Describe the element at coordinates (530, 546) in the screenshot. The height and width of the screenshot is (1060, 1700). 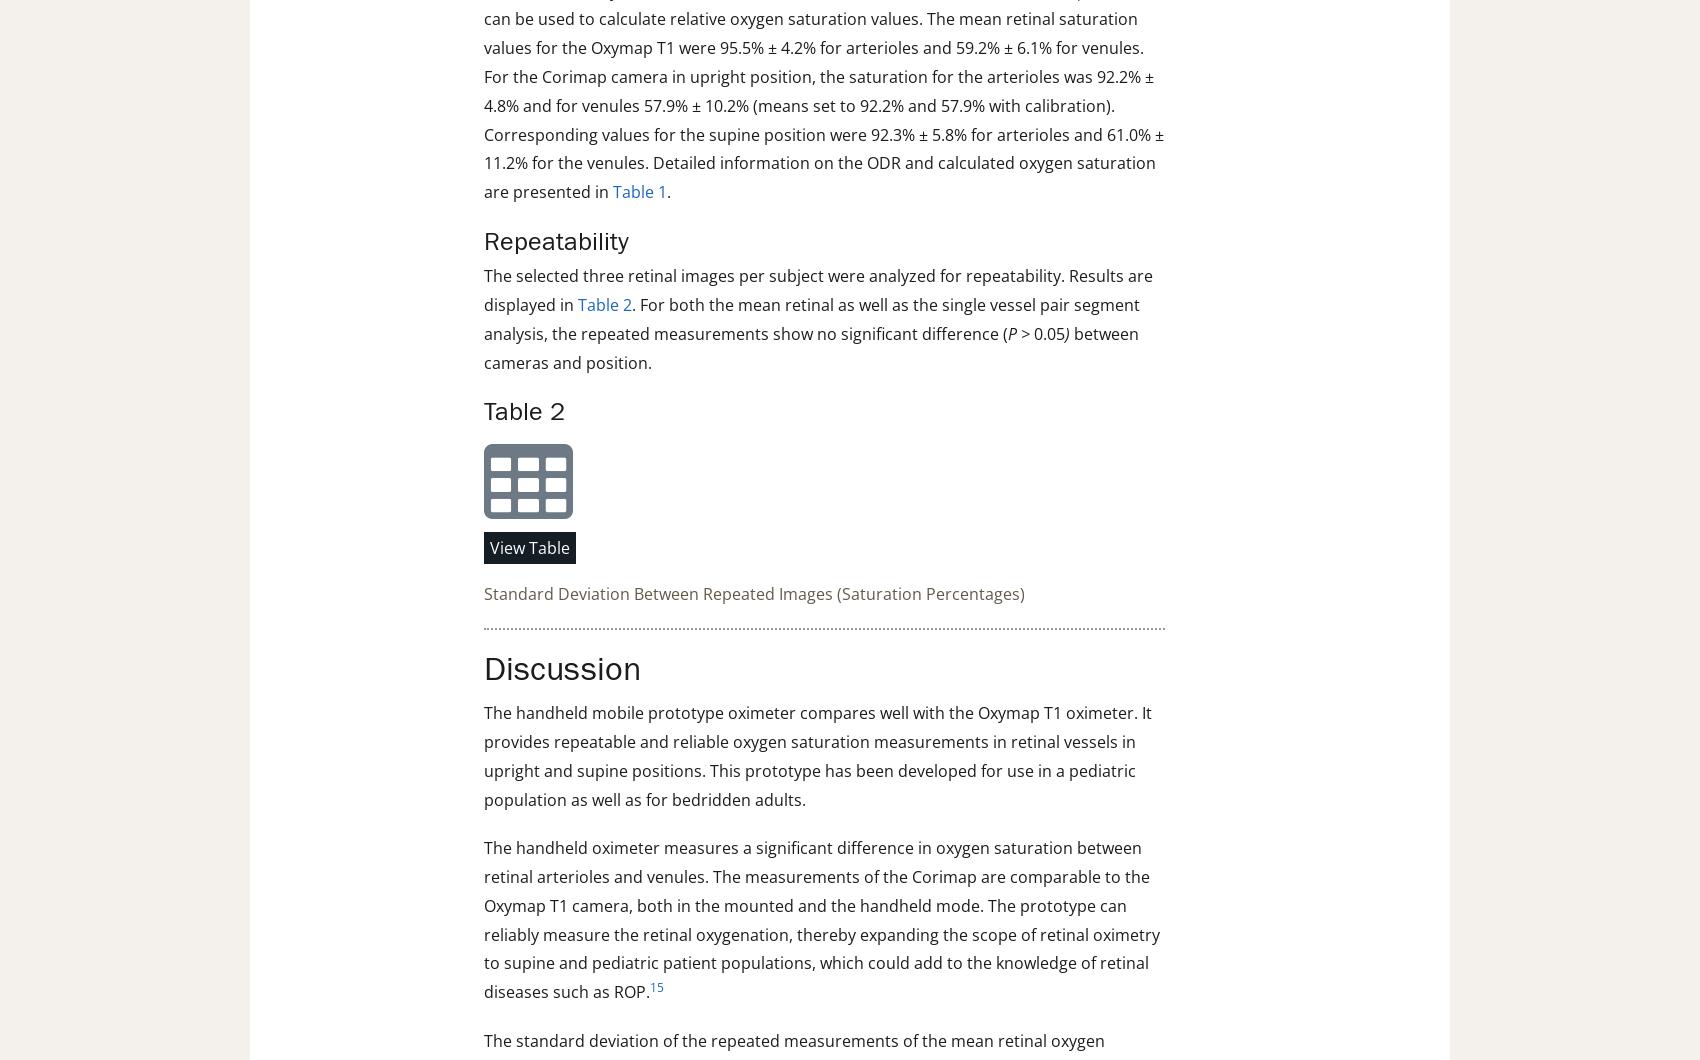
I see `'View Table'` at that location.